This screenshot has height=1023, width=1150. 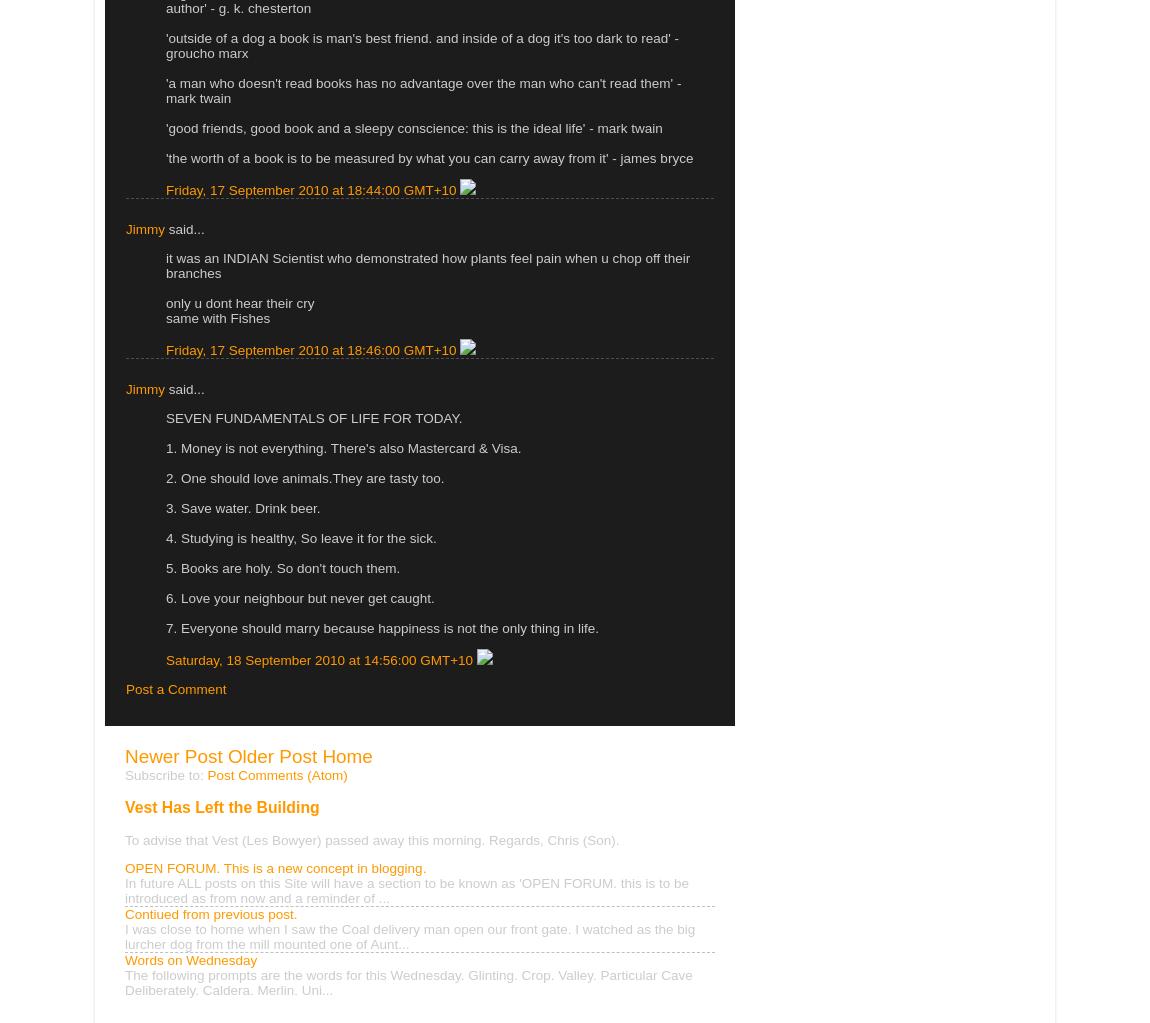 What do you see at coordinates (164, 536) in the screenshot?
I see `'4. Studying is healthy, So leave it for the sick.'` at bounding box center [164, 536].